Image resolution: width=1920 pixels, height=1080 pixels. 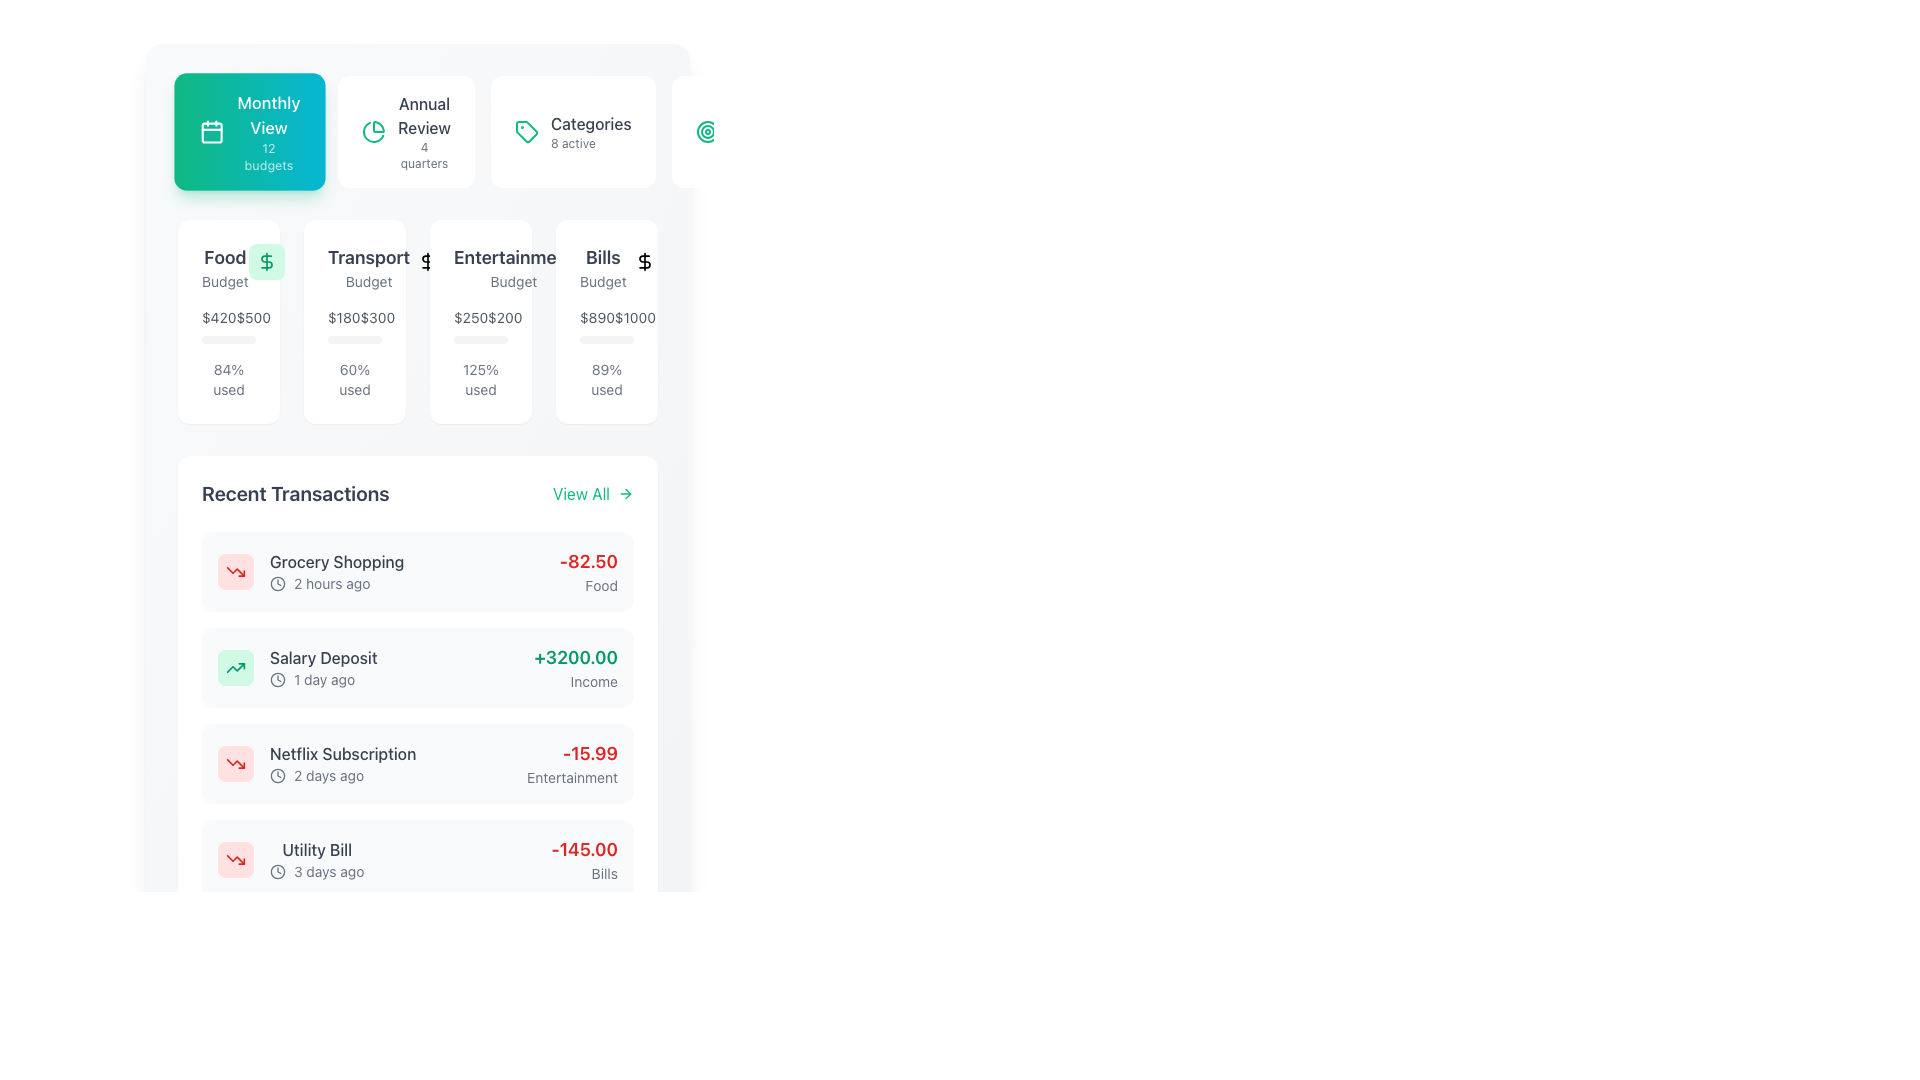 I want to click on budget value displayed by the text label showing '$1000' in the 'Bills' budget card, which is positioned to the right of '$890', so click(x=634, y=316).